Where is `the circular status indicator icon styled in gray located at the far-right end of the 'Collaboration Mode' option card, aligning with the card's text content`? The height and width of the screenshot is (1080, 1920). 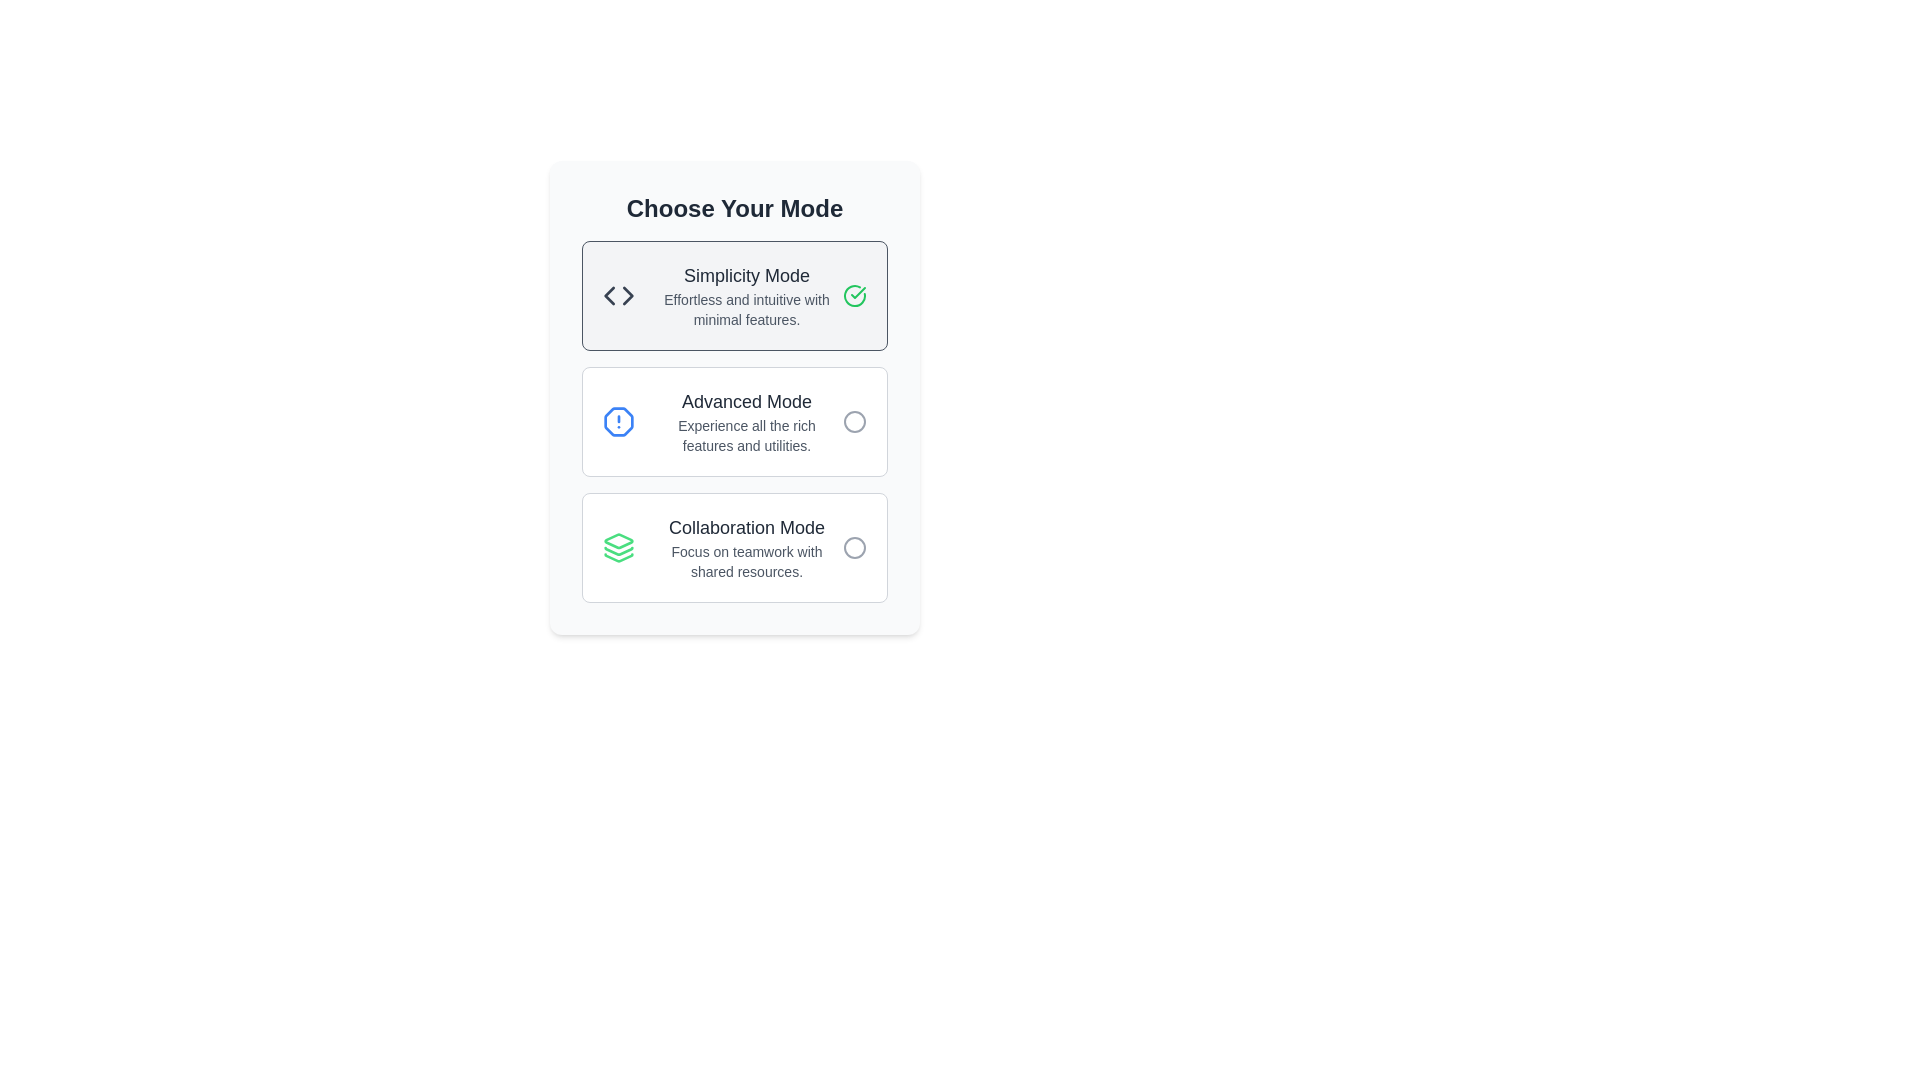 the circular status indicator icon styled in gray located at the far-right end of the 'Collaboration Mode' option card, aligning with the card's text content is located at coordinates (854, 547).